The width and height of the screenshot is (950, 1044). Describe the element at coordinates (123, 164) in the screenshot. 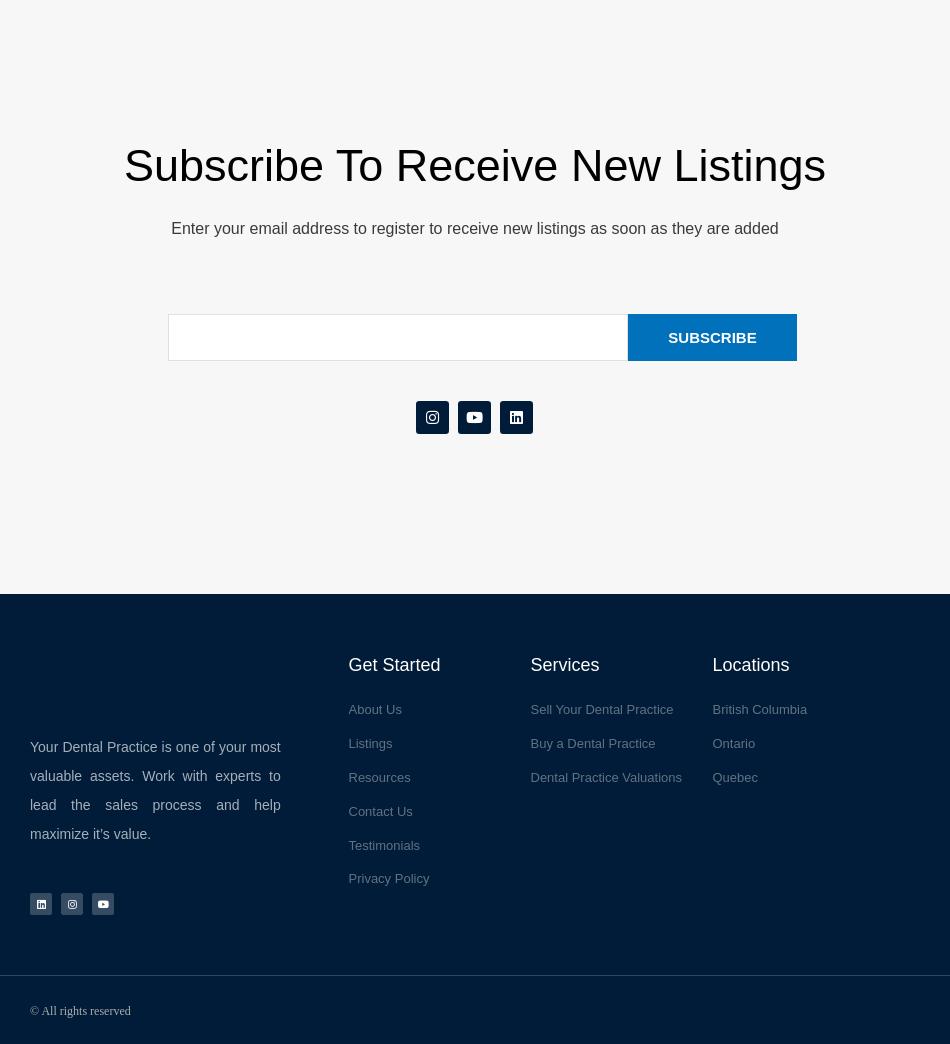

I see `'Subscribe to receive new listings'` at that location.